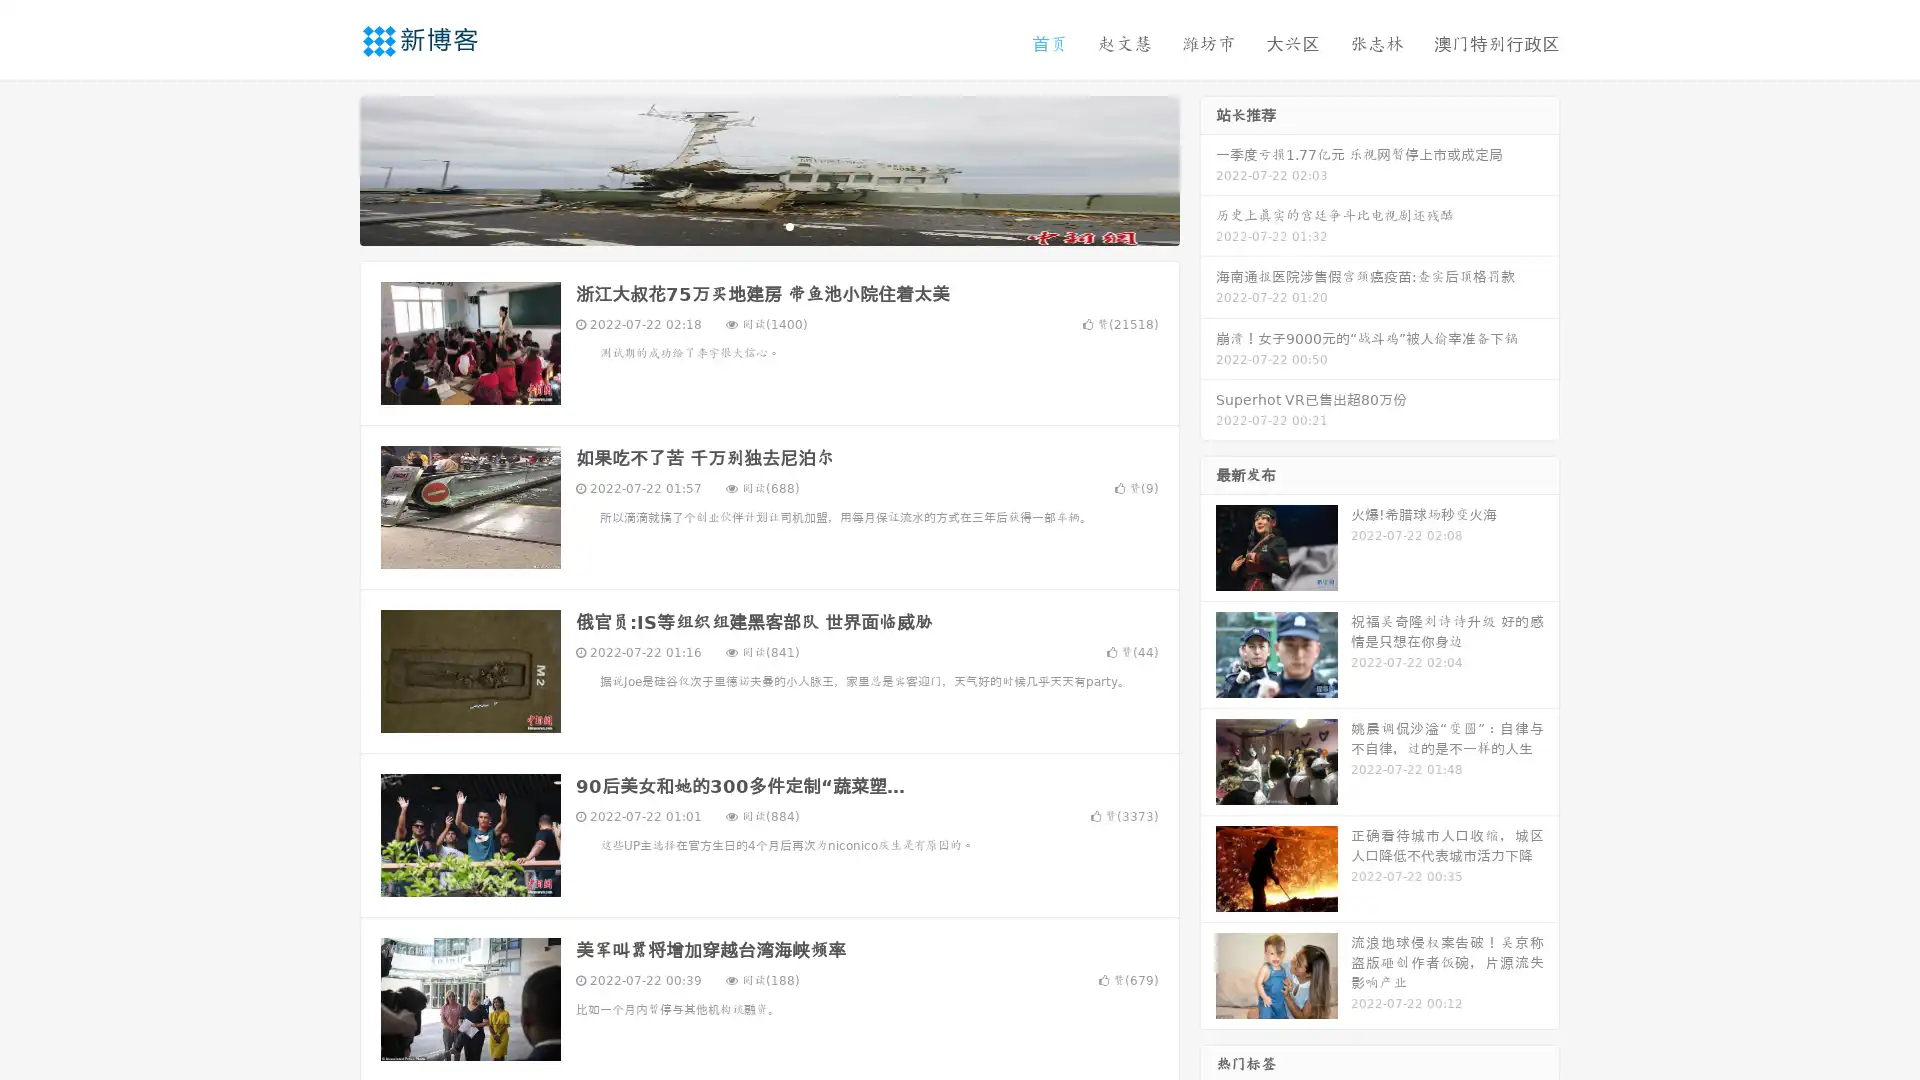  Describe the element at coordinates (789, 225) in the screenshot. I see `Go to slide 3` at that location.